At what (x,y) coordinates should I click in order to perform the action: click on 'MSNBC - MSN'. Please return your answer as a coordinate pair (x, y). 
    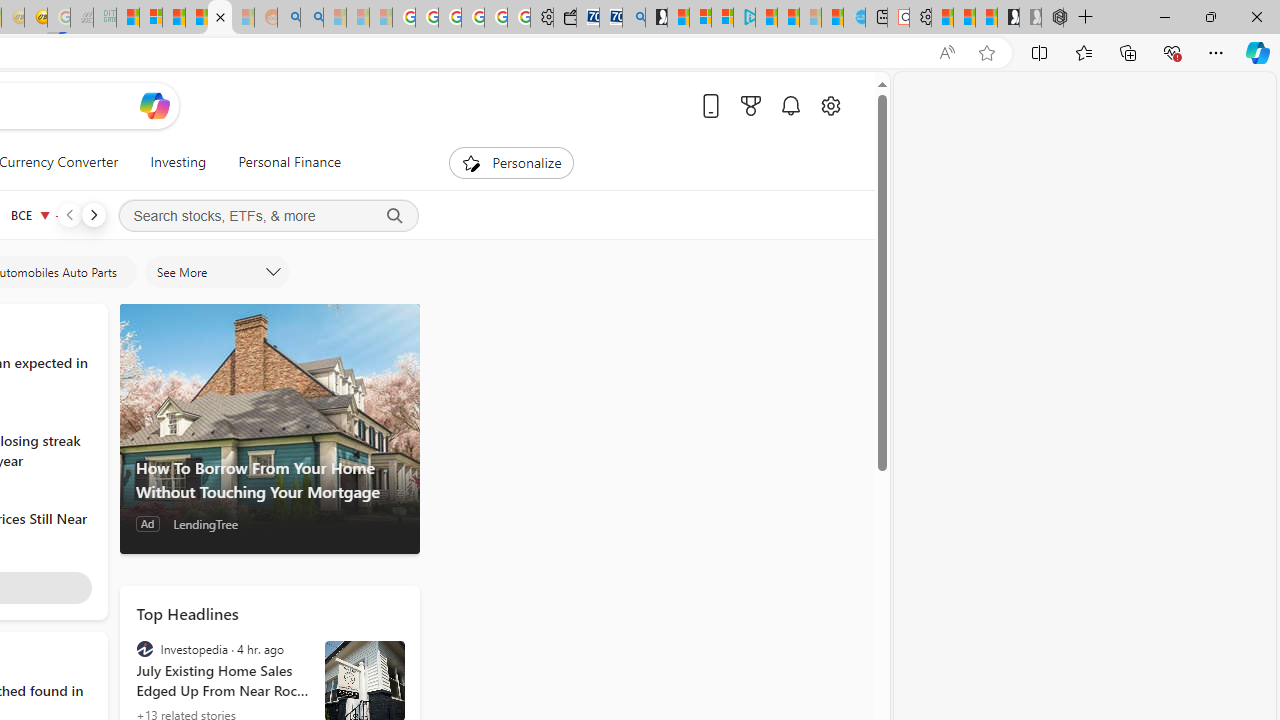
    Looking at the image, I should click on (127, 17).